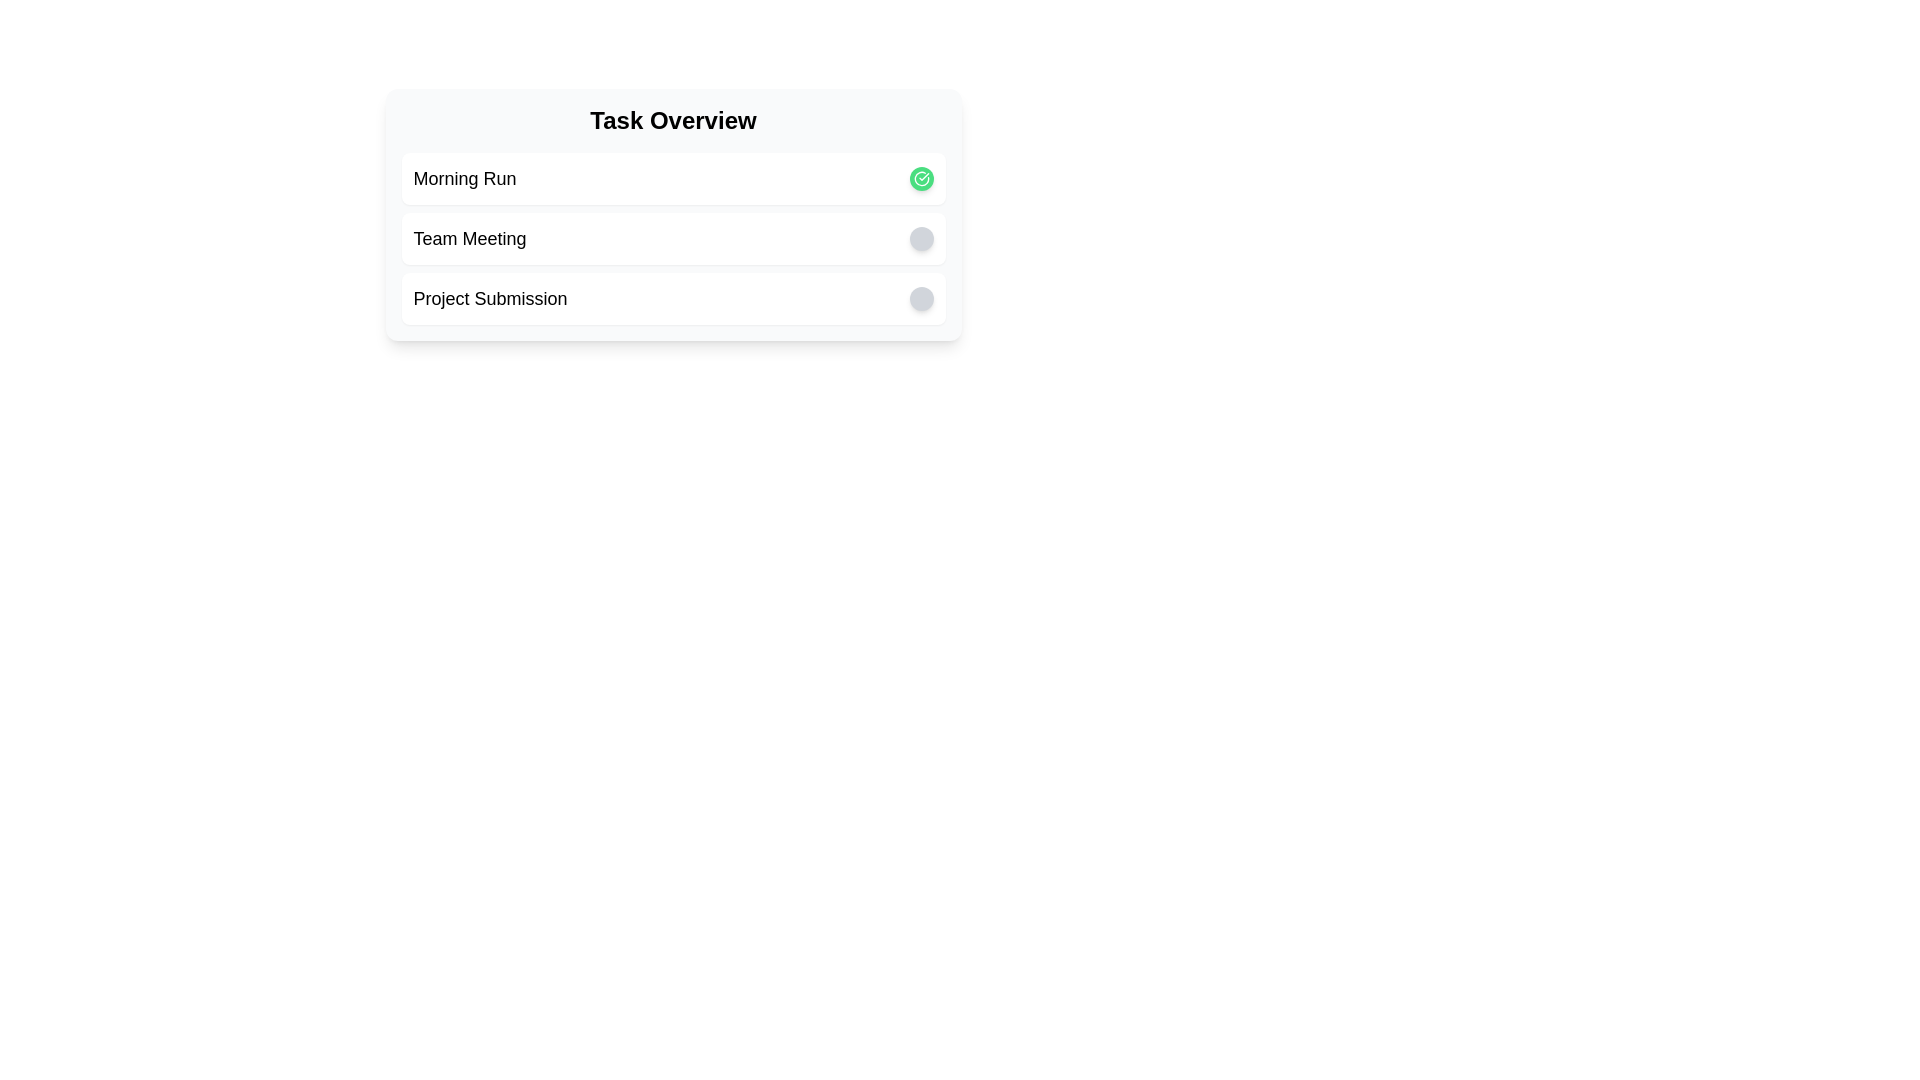 This screenshot has width=1920, height=1080. What do you see at coordinates (673, 238) in the screenshot?
I see `the List item presenting the 'Team Meeting' task` at bounding box center [673, 238].